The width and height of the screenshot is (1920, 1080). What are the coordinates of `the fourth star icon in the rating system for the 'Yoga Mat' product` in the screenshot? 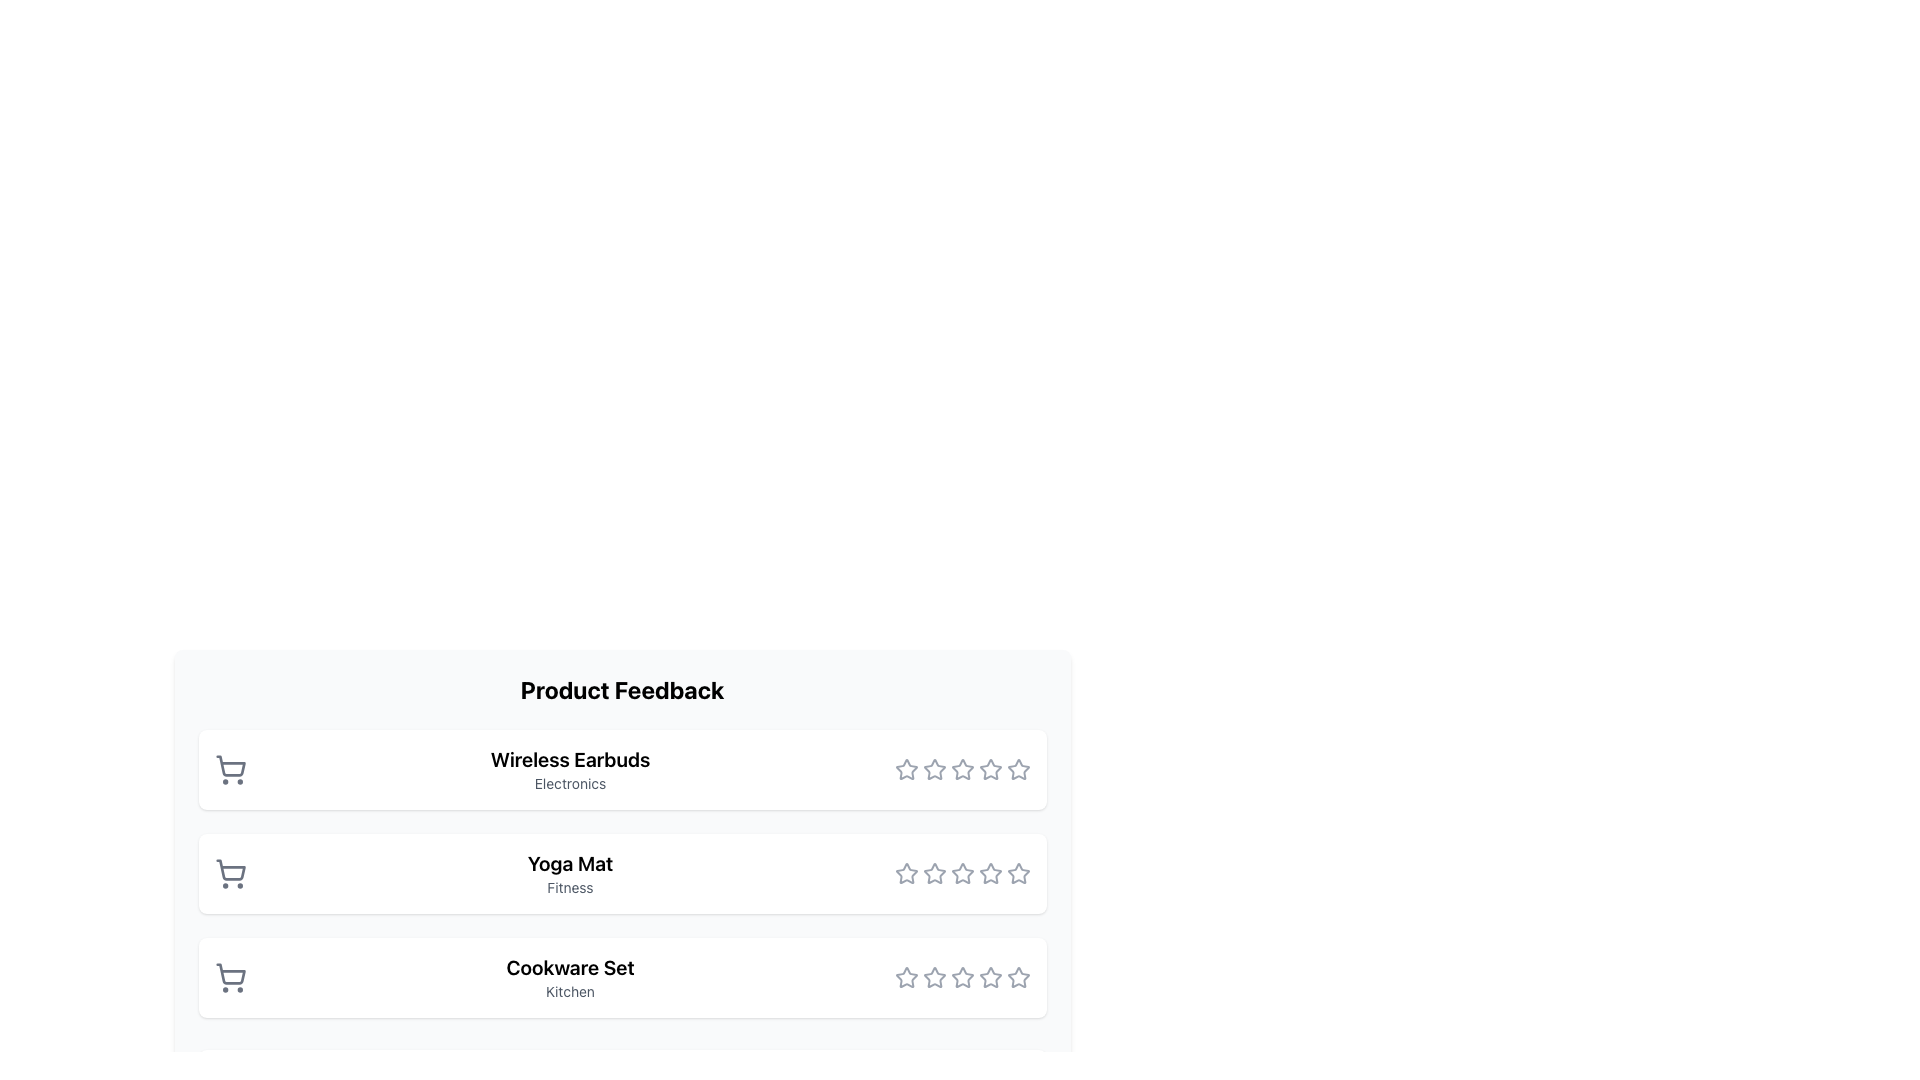 It's located at (962, 873).